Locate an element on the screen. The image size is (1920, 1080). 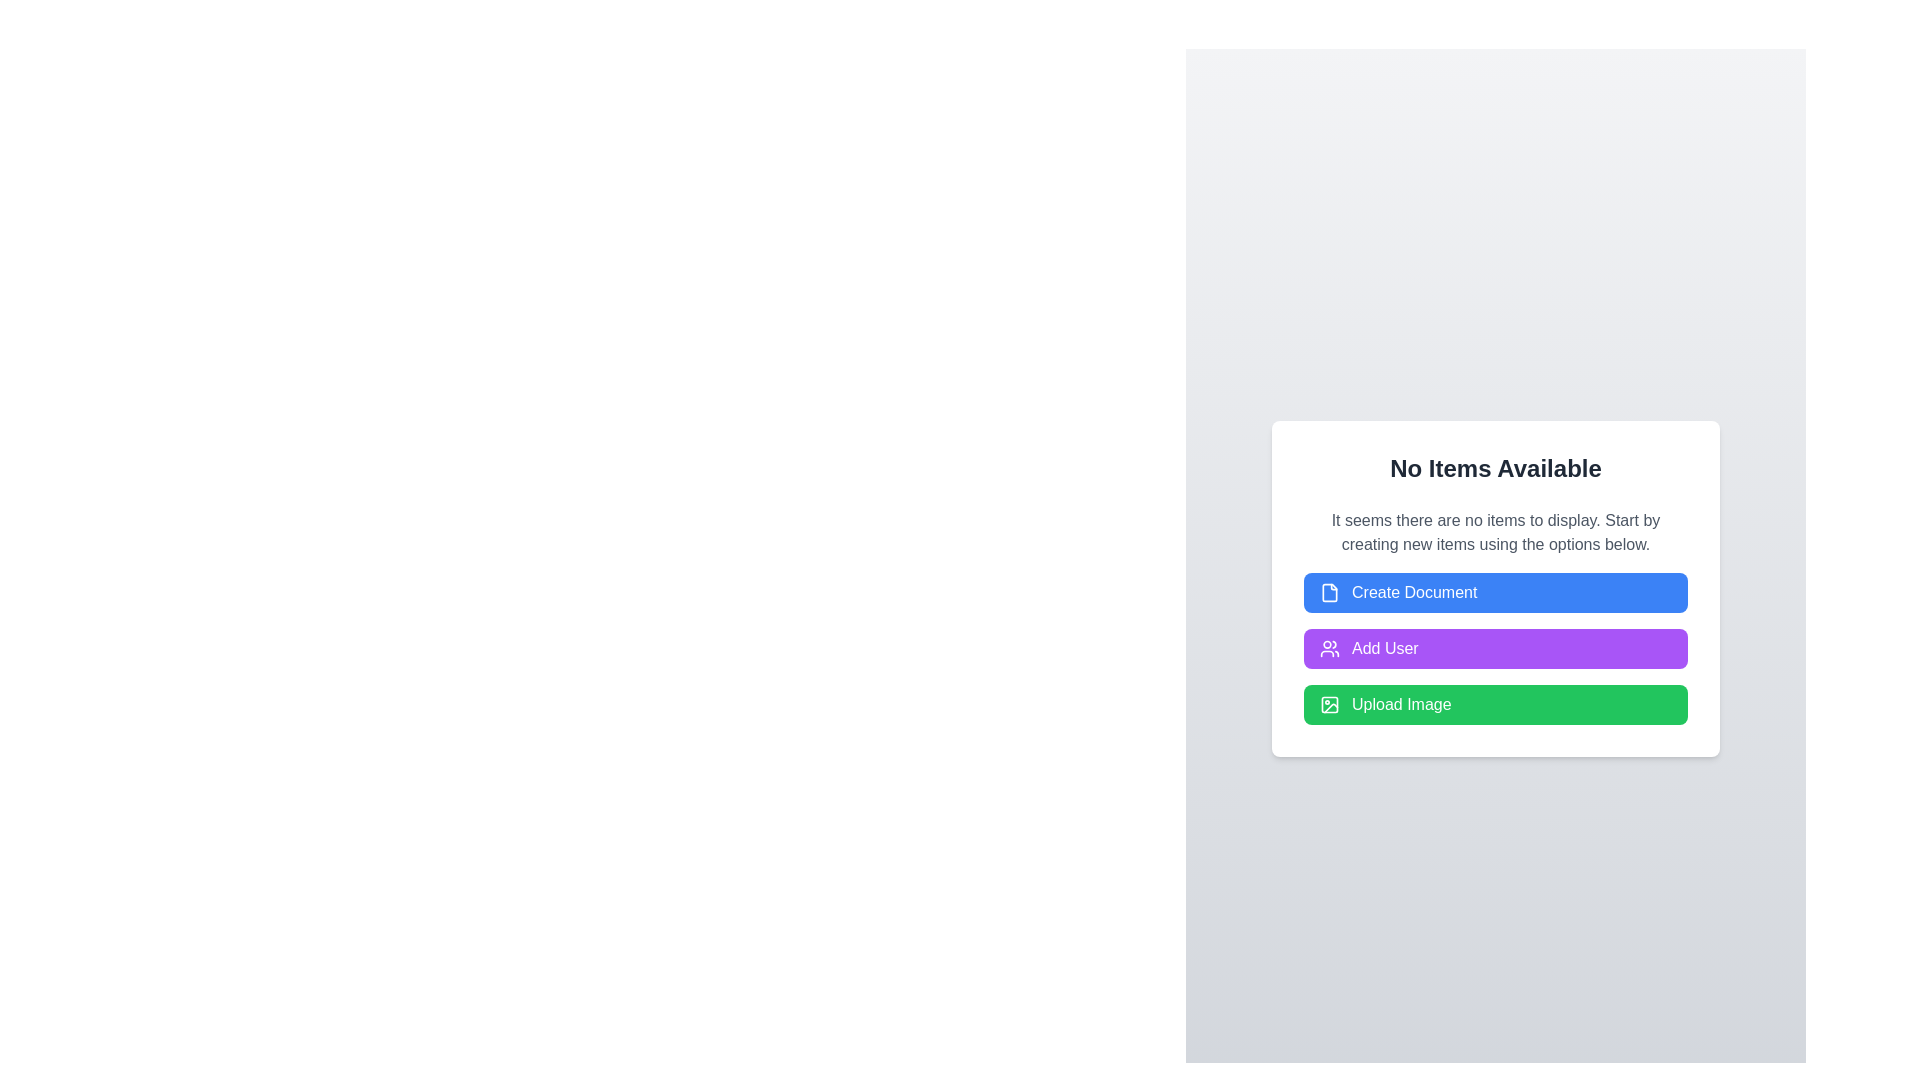
the button that initiates the action of adding a new user, which is centrally located between the 'Create Document' button and the 'Upload Image' button is located at coordinates (1496, 648).